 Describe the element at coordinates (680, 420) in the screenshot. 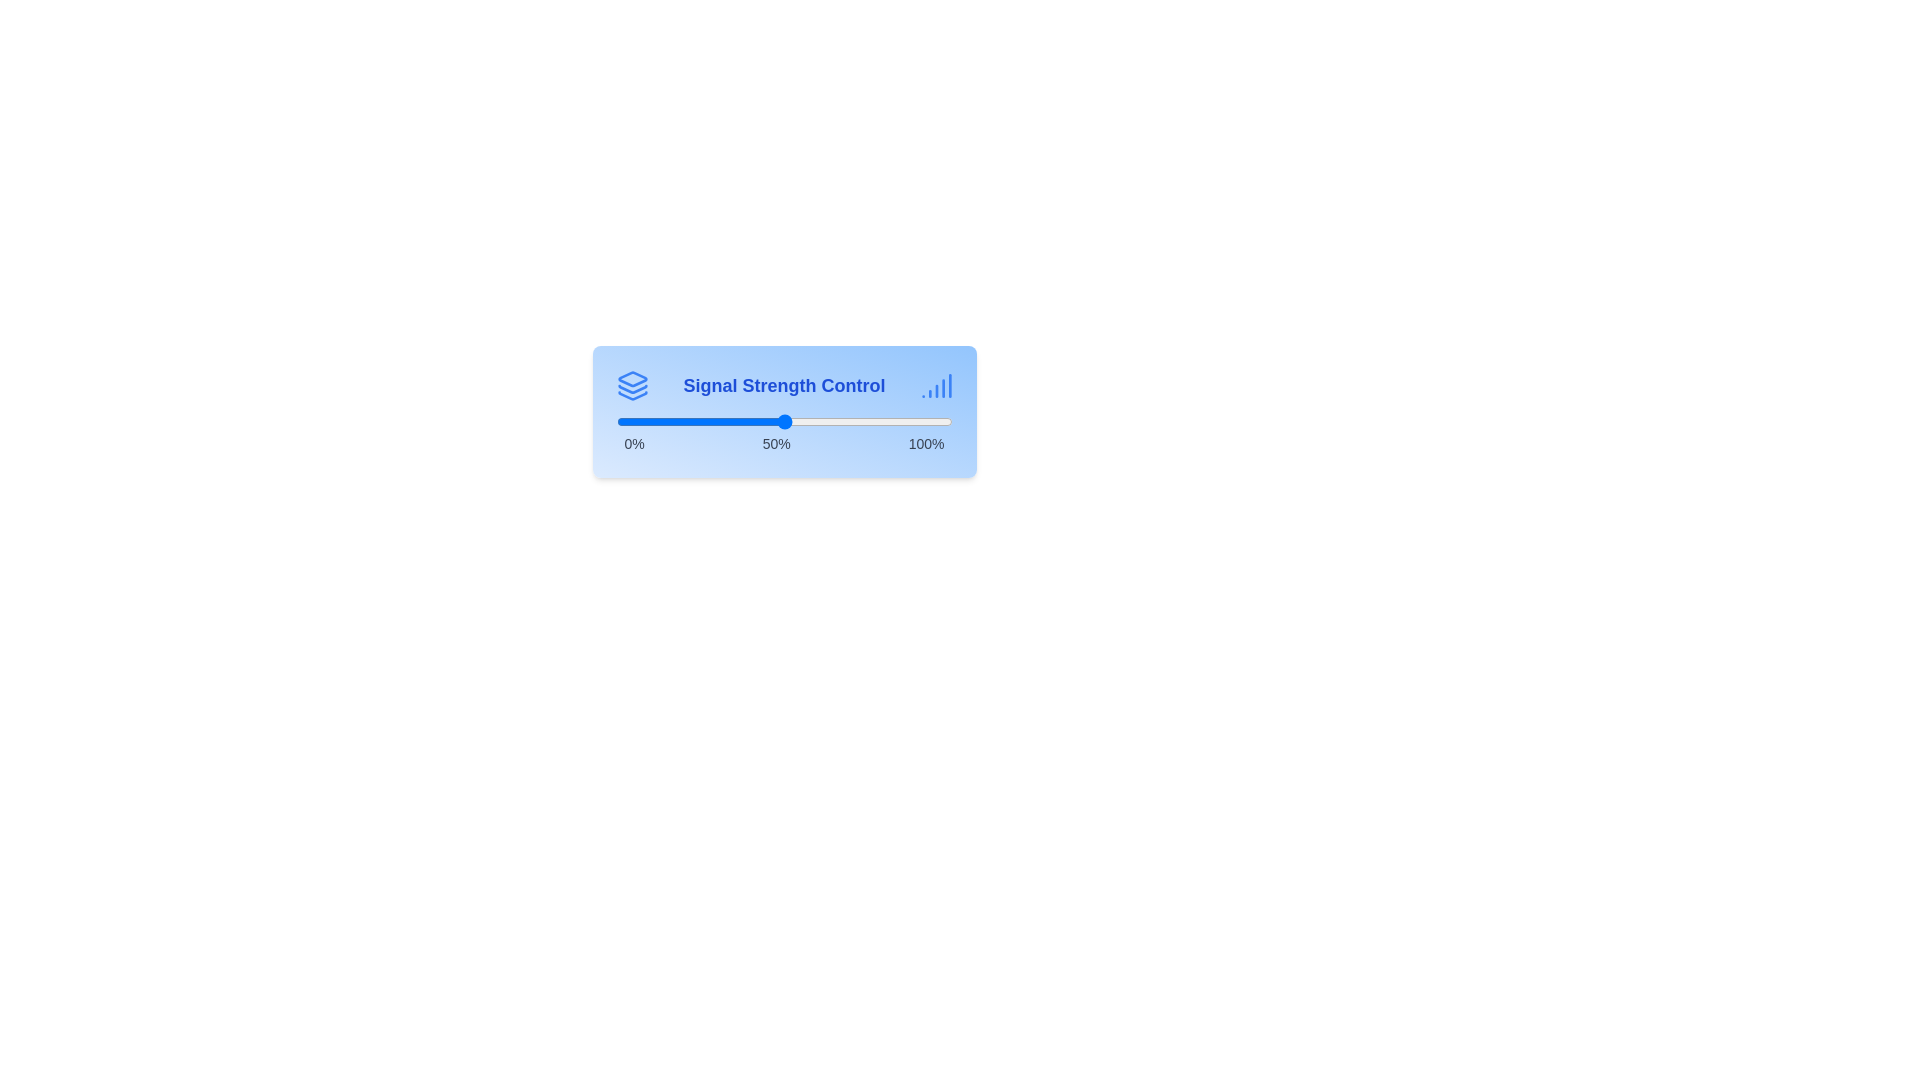

I see `the signal strength slider to 19% and observe the updated value` at that location.